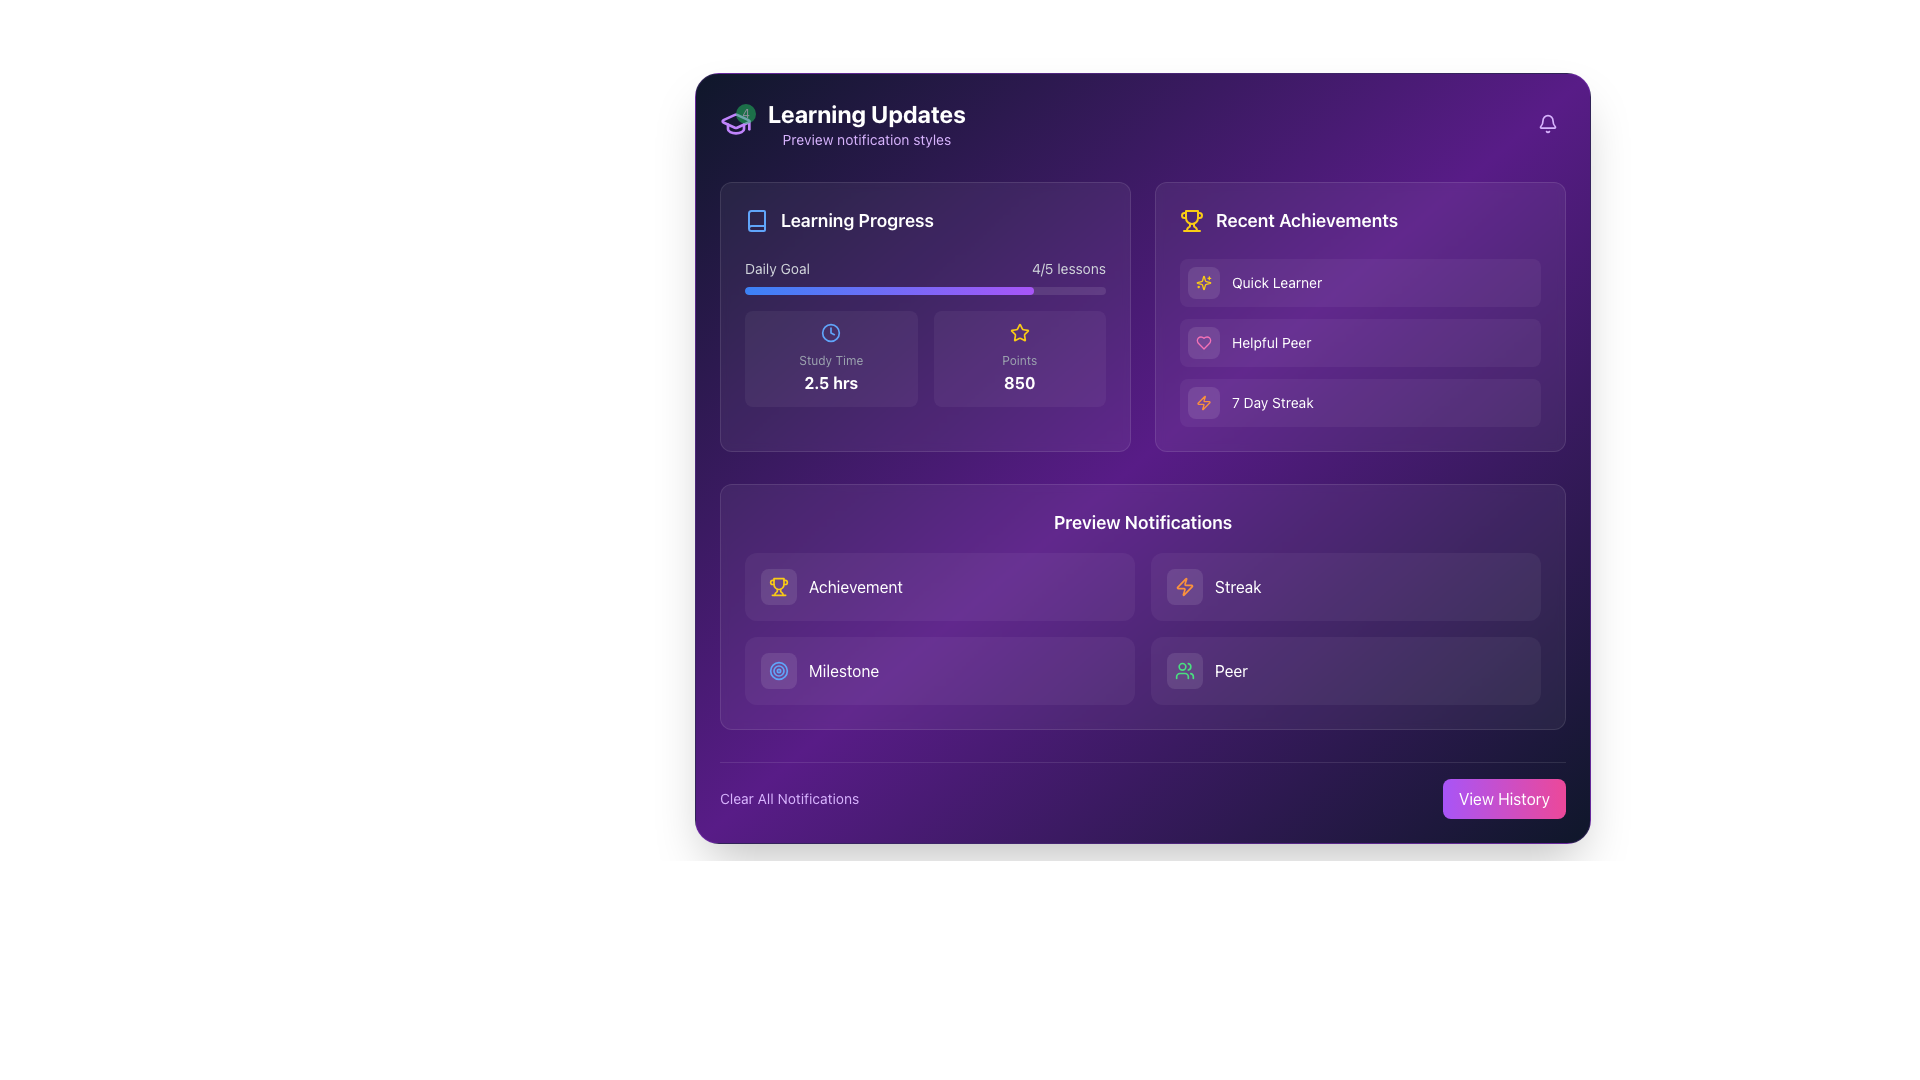 This screenshot has height=1080, width=1920. I want to click on the circular outline of the clock icon located in the 'Study Time' section of the 'Learning Progress' box in the upper-left area of the interface, so click(831, 331).